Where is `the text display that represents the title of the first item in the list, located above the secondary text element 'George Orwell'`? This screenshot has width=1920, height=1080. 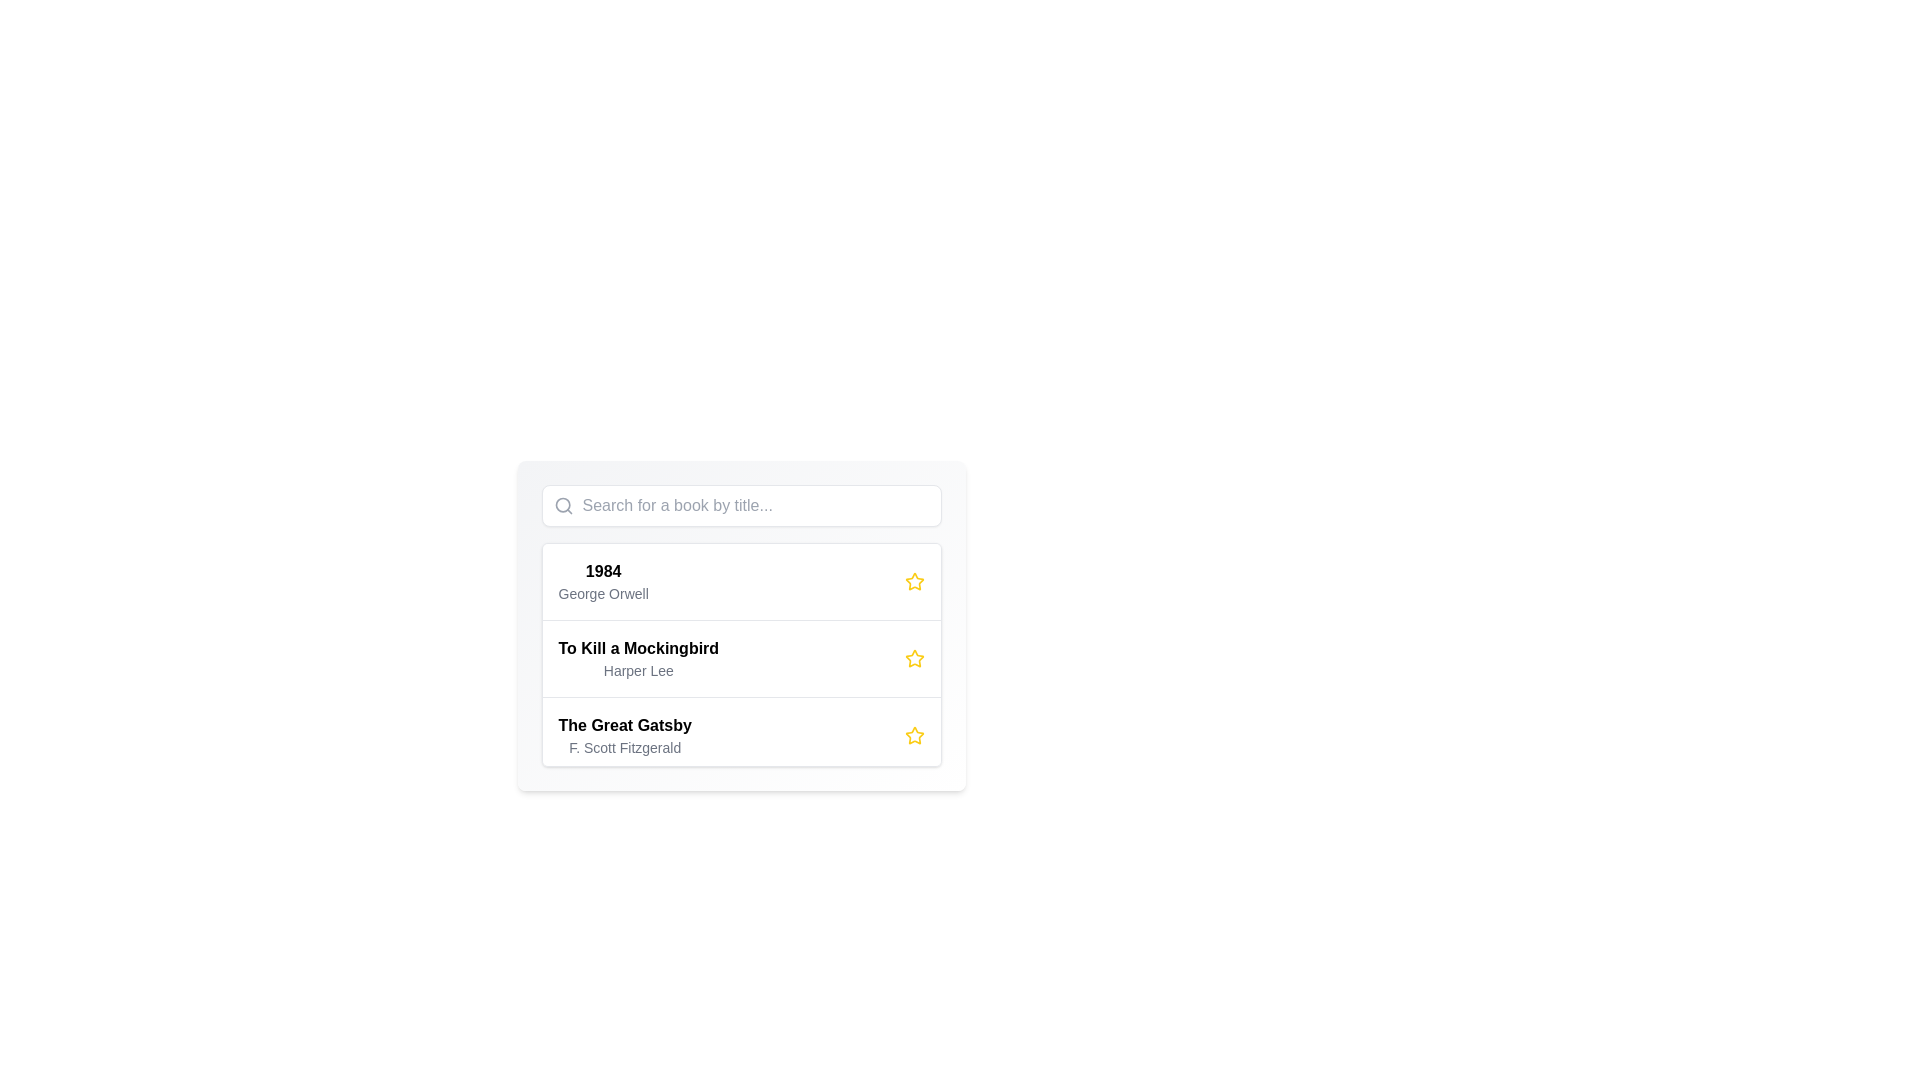 the text display that represents the title of the first item in the list, located above the secondary text element 'George Orwell' is located at coordinates (602, 571).